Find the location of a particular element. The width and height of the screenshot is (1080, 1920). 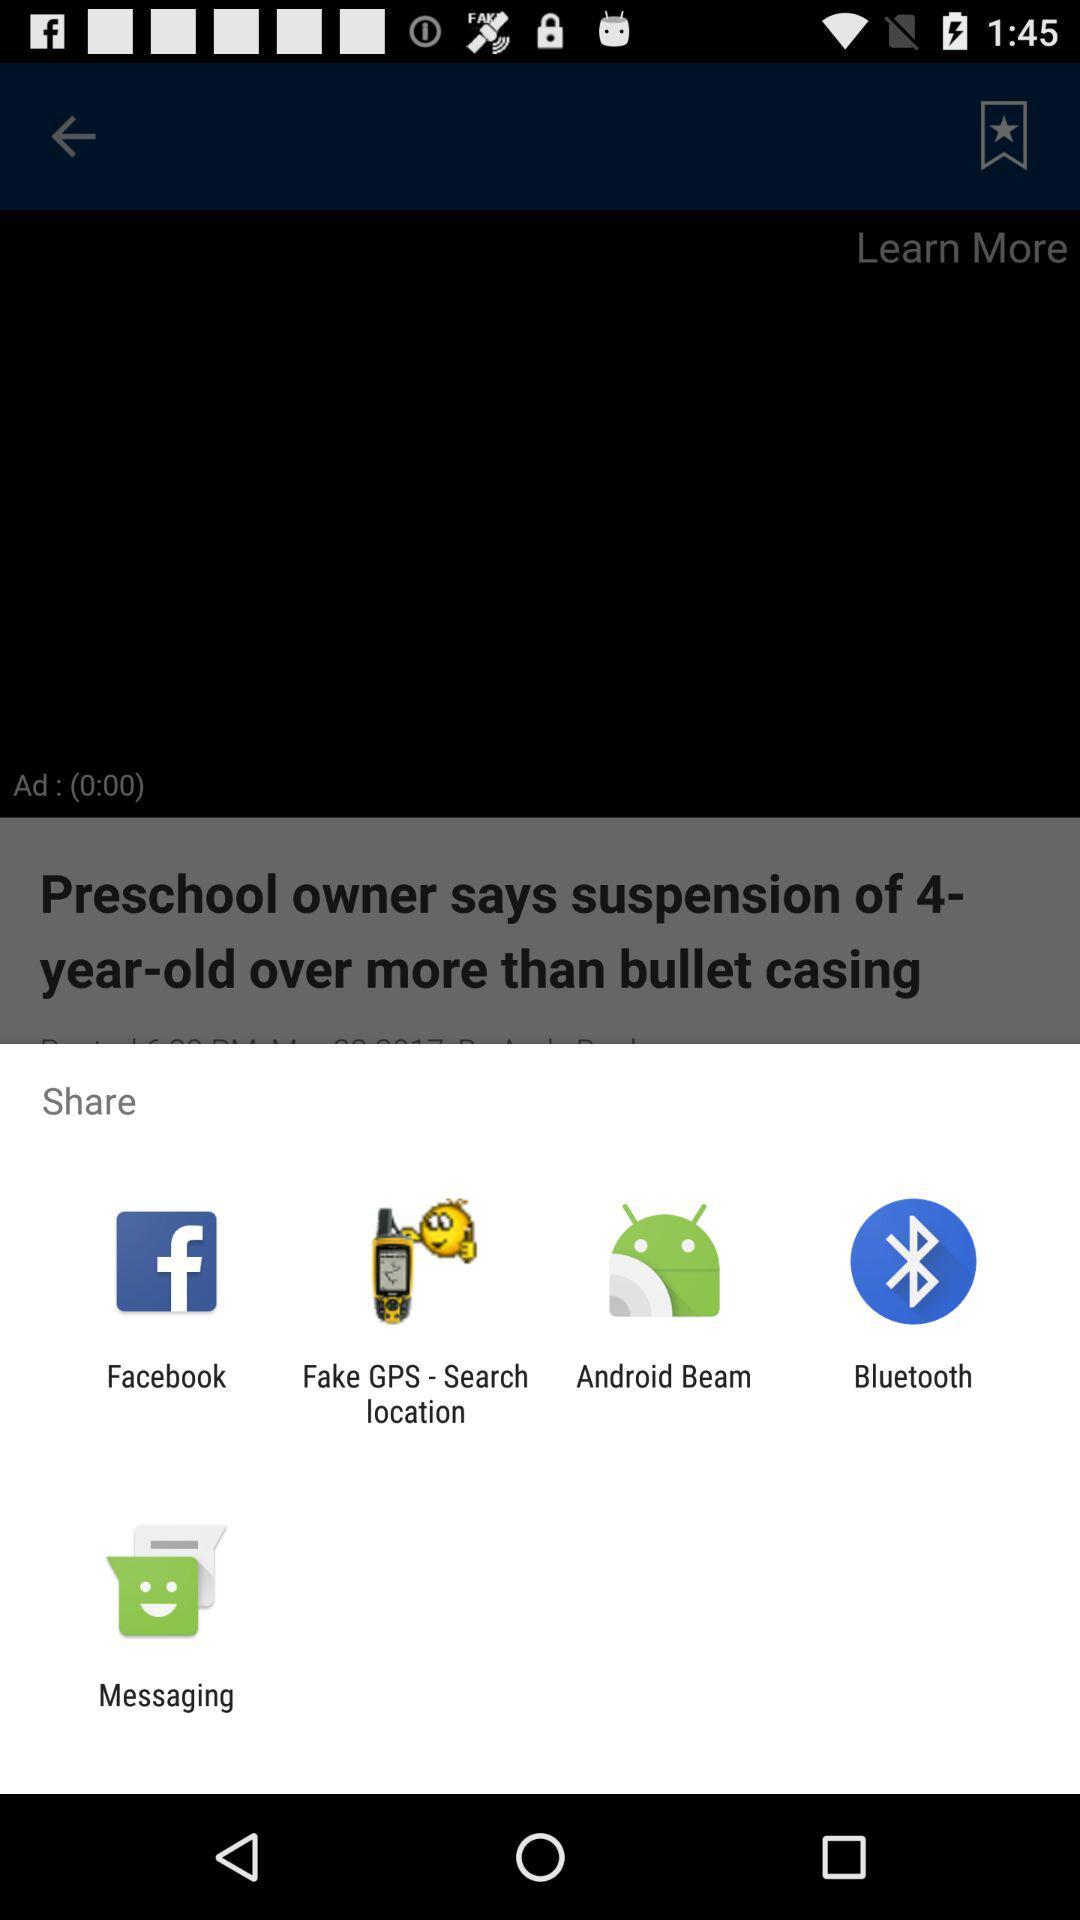

android beam icon is located at coordinates (664, 1392).